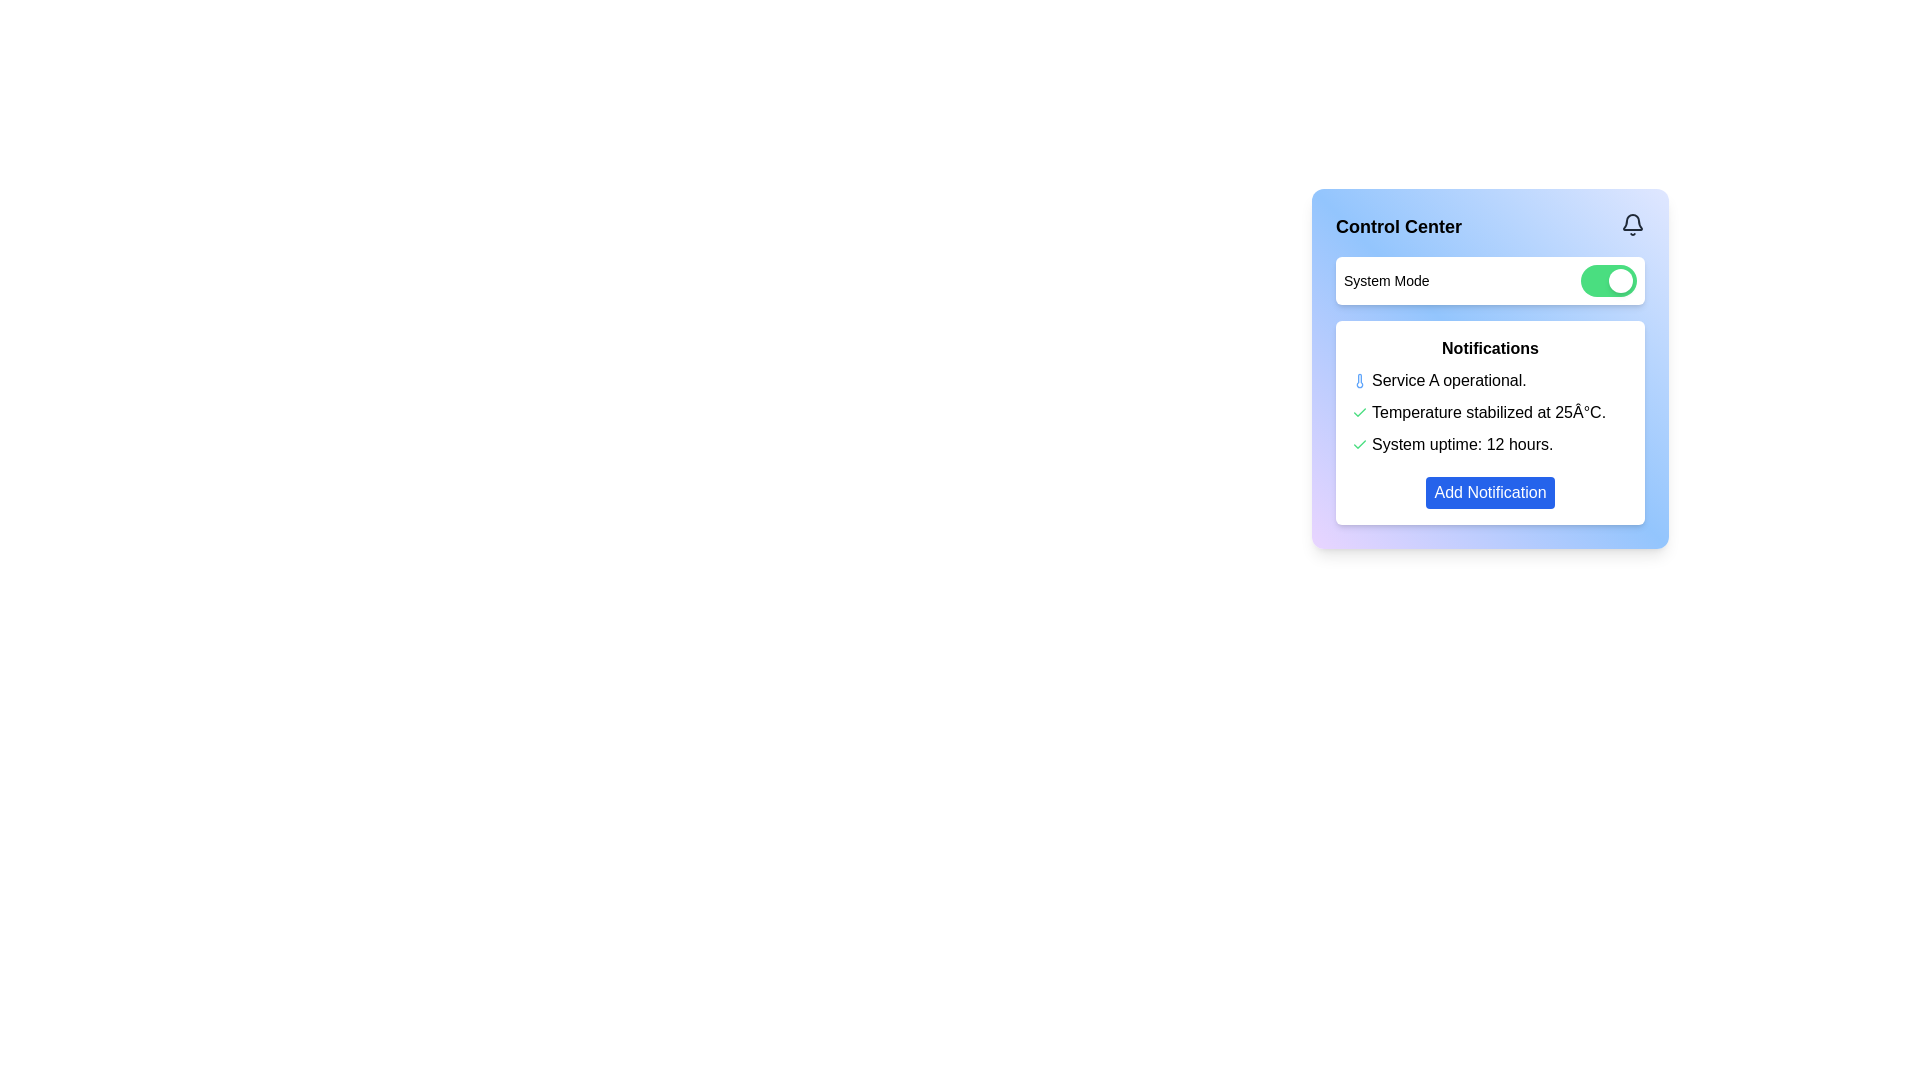 This screenshot has width=1920, height=1080. I want to click on the text label displaying the system's uptime duration, so click(1490, 443).